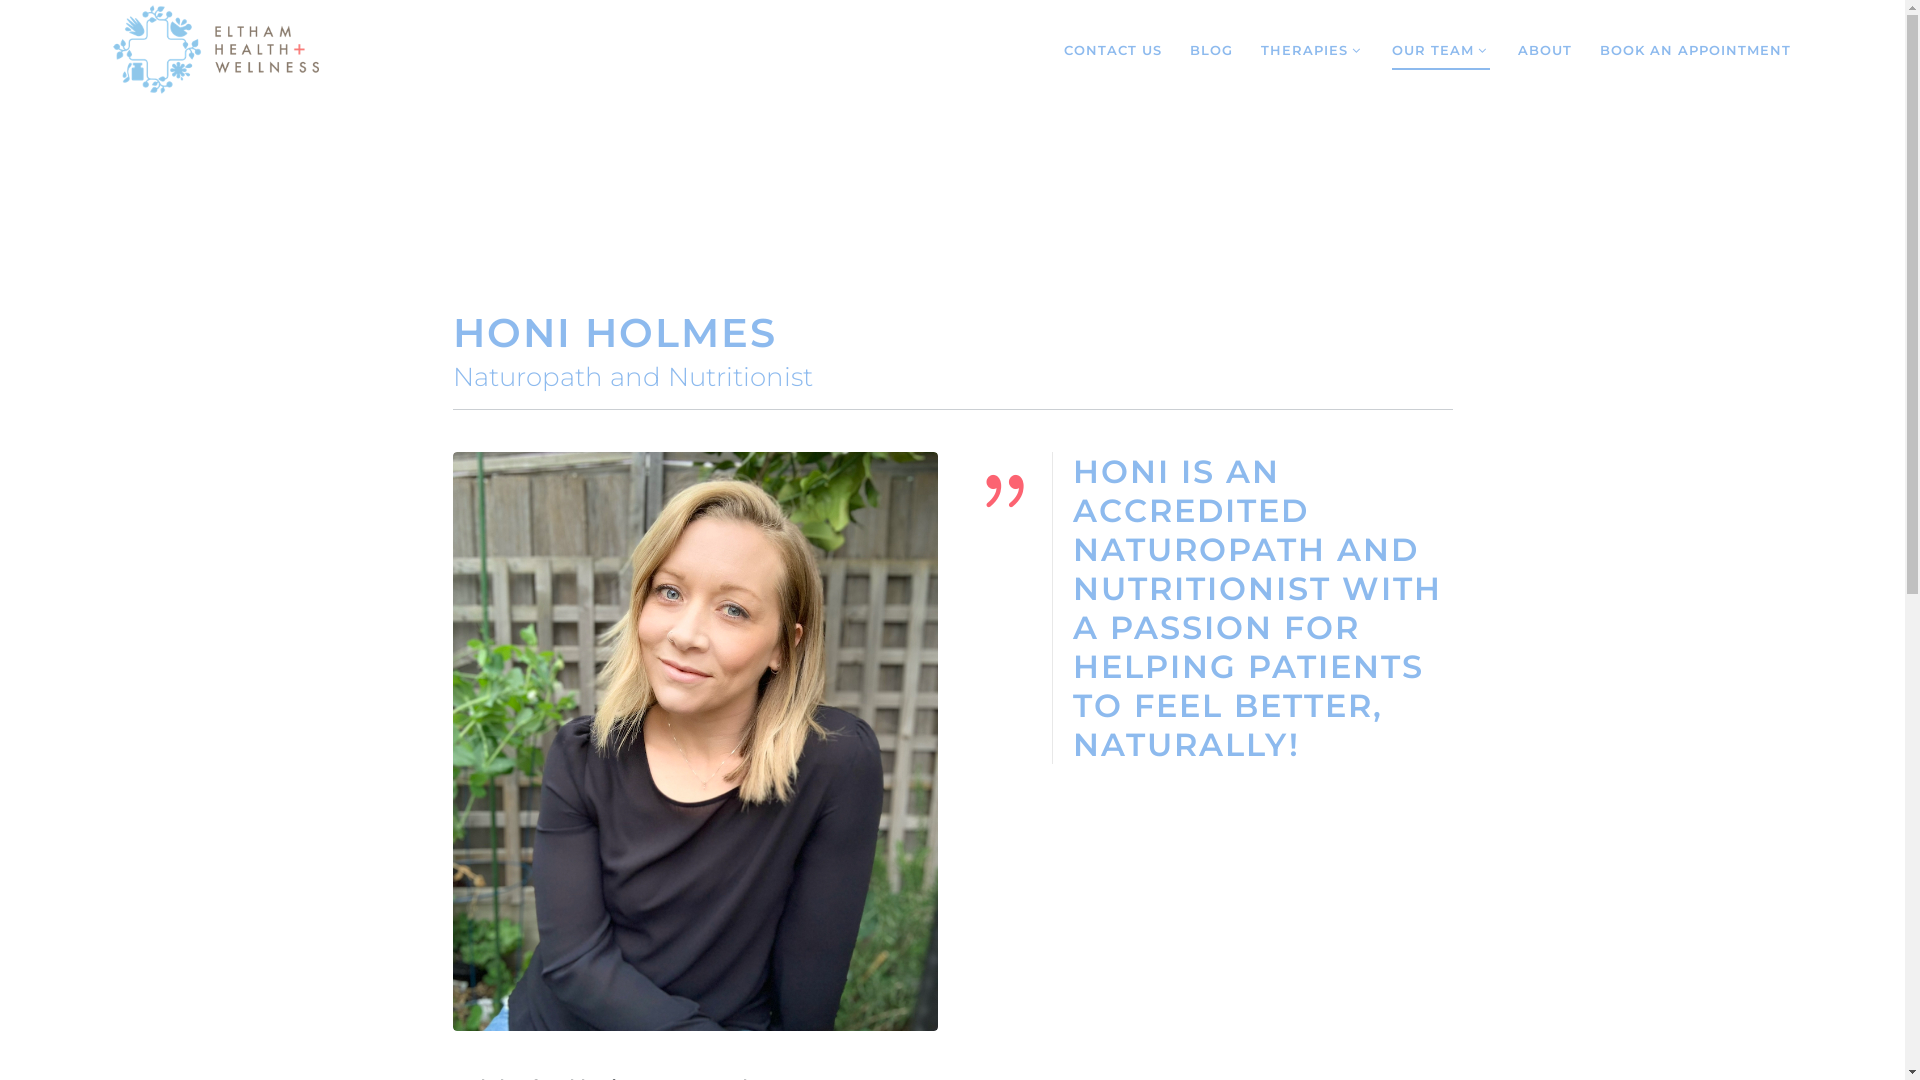  Describe the element at coordinates (1517, 49) in the screenshot. I see `'ABOUT'` at that location.